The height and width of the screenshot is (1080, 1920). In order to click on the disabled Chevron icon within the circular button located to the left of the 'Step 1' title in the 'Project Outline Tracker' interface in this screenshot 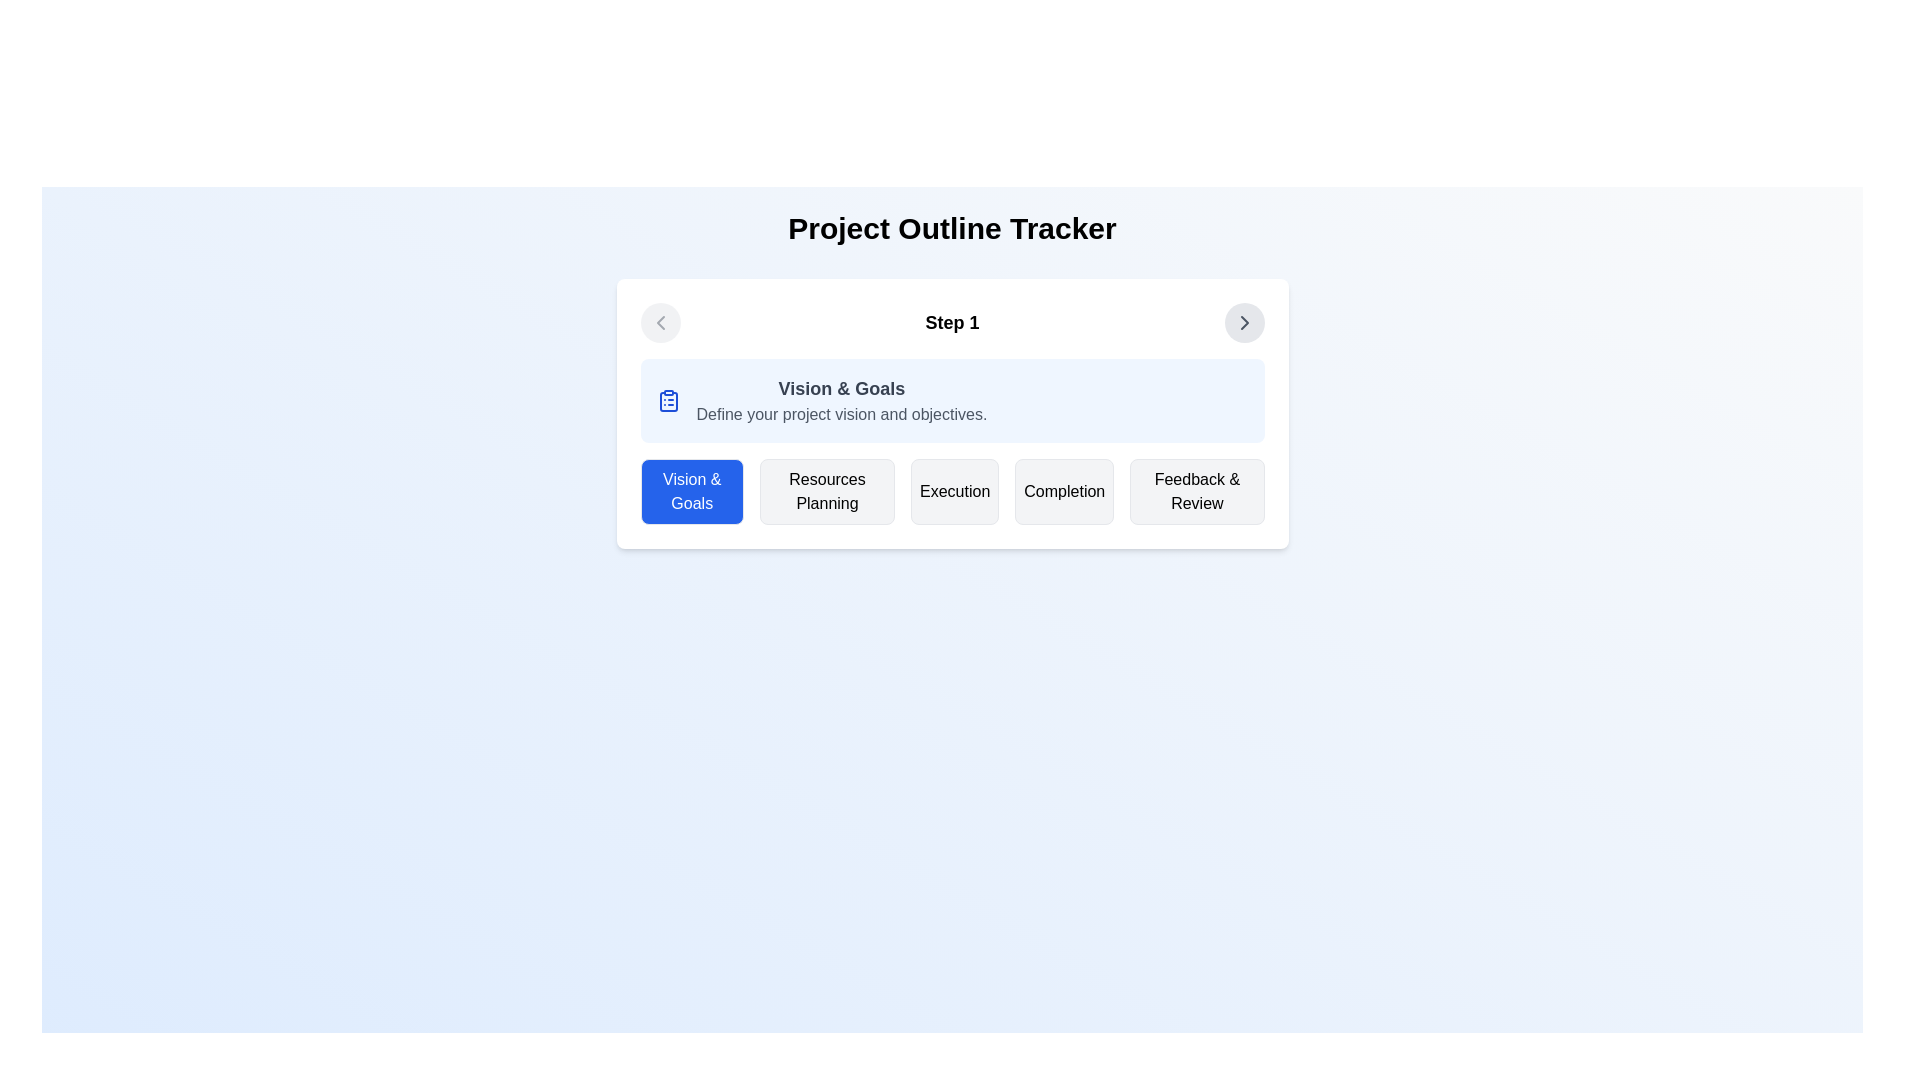, I will do `click(660, 322)`.